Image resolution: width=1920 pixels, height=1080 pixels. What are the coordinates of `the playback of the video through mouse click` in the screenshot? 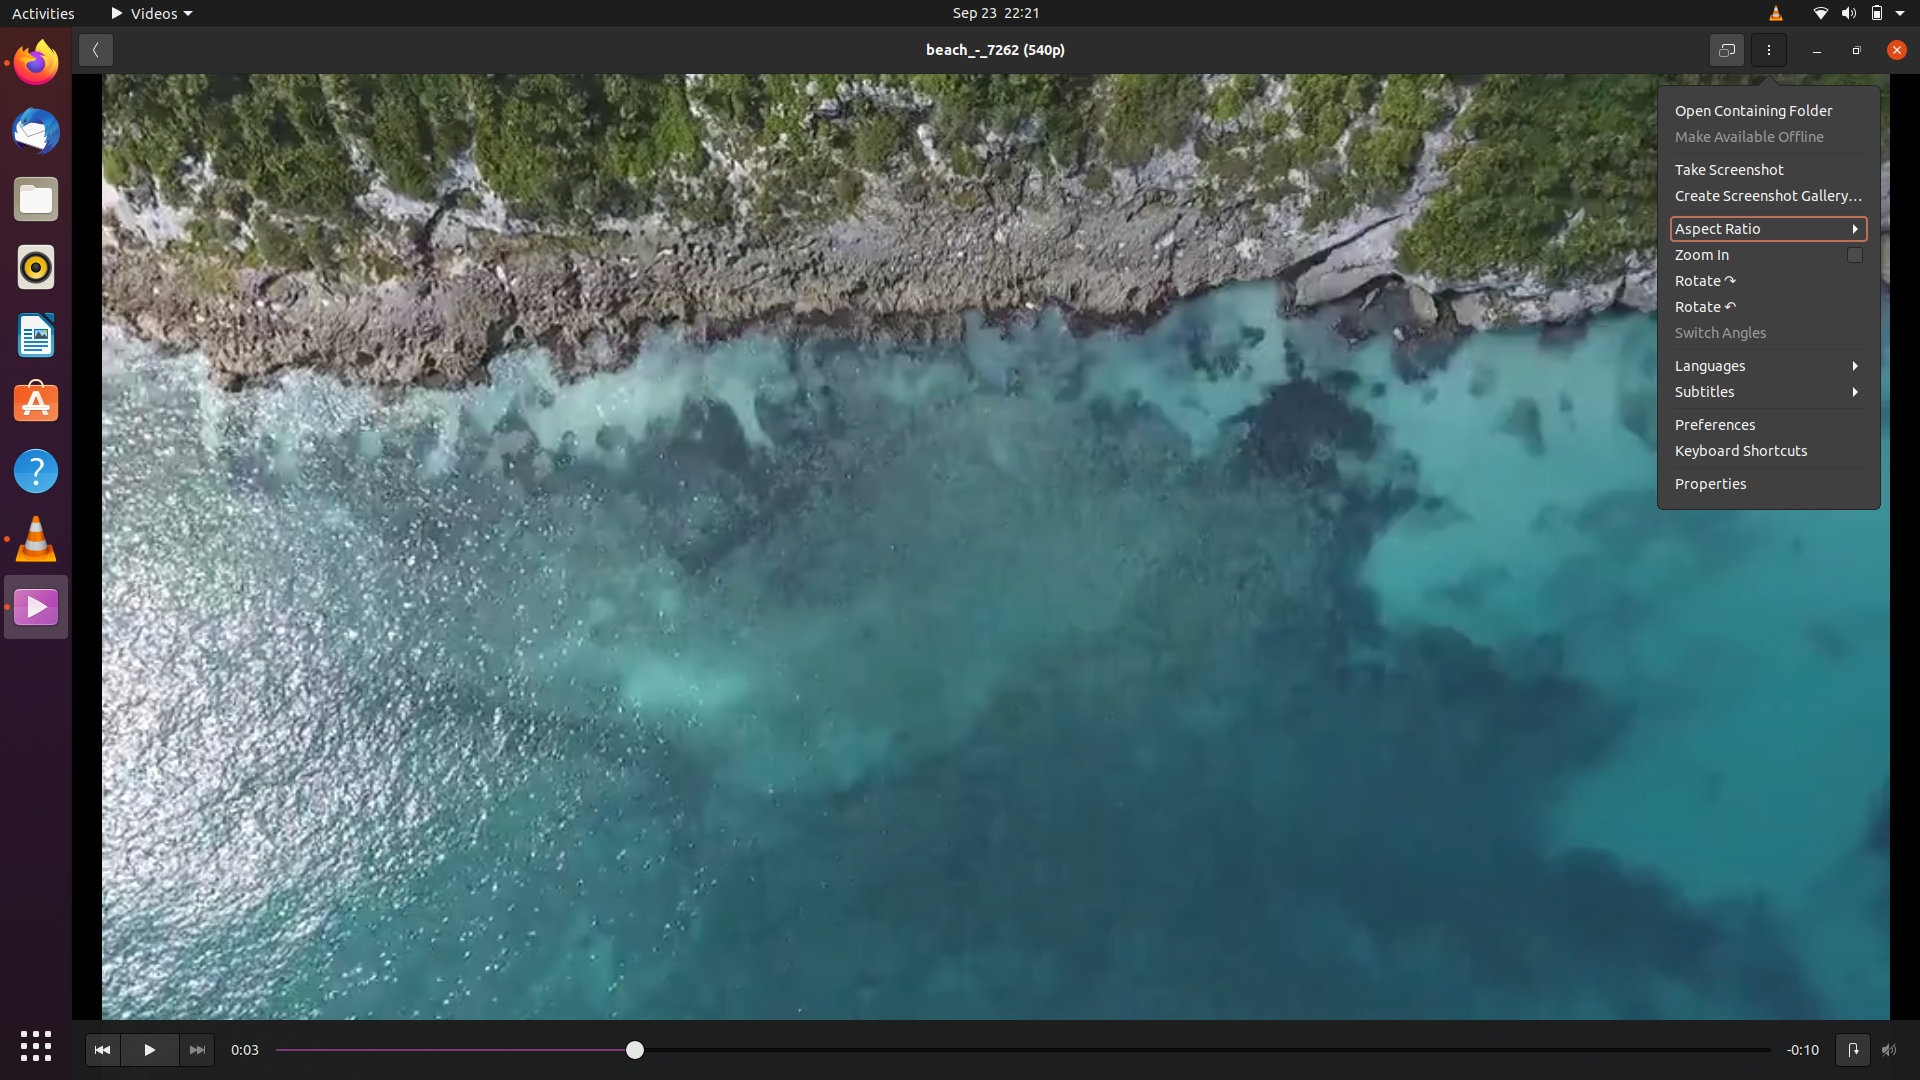 It's located at (148, 1049).